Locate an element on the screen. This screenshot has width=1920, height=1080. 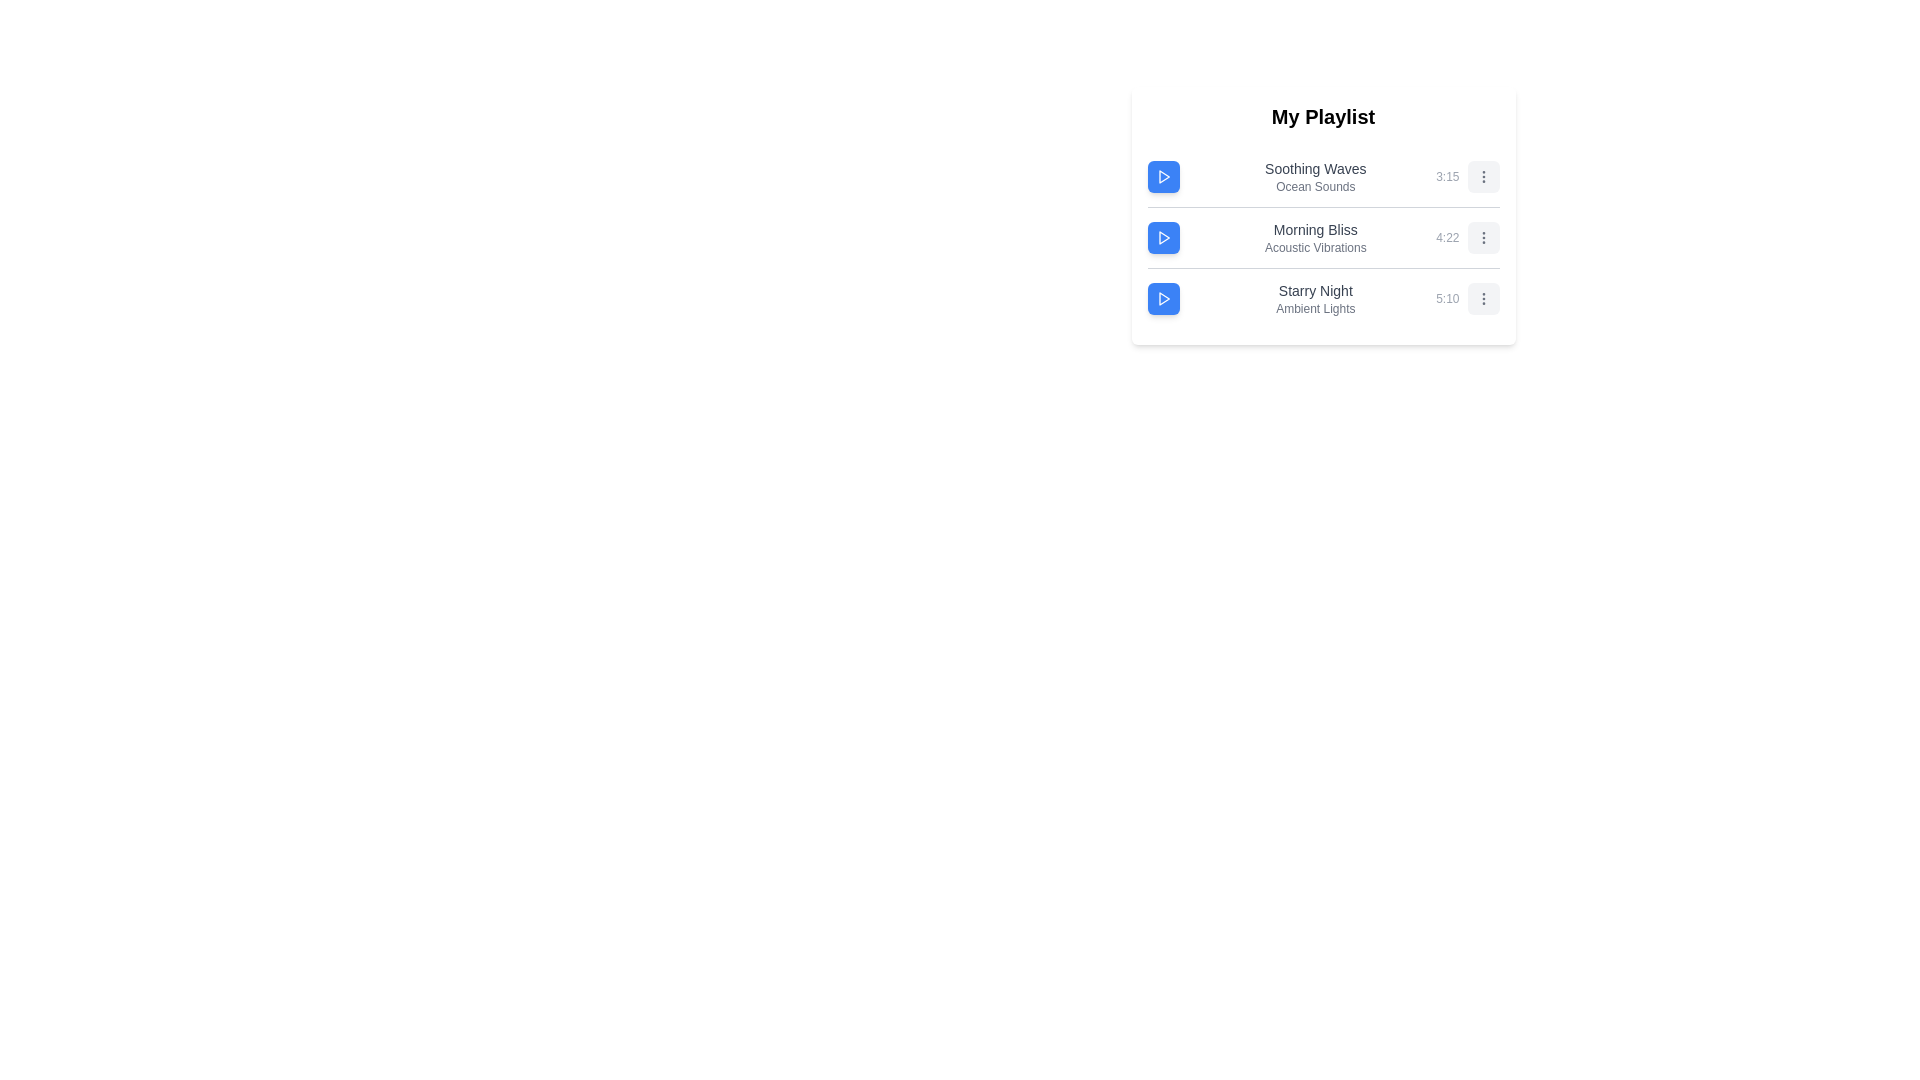
the text label displaying the duration of the audio item in the playlist, which is positioned at the far right of the first playlist item row, next to a vertical ellipsis button is located at coordinates (1447, 176).